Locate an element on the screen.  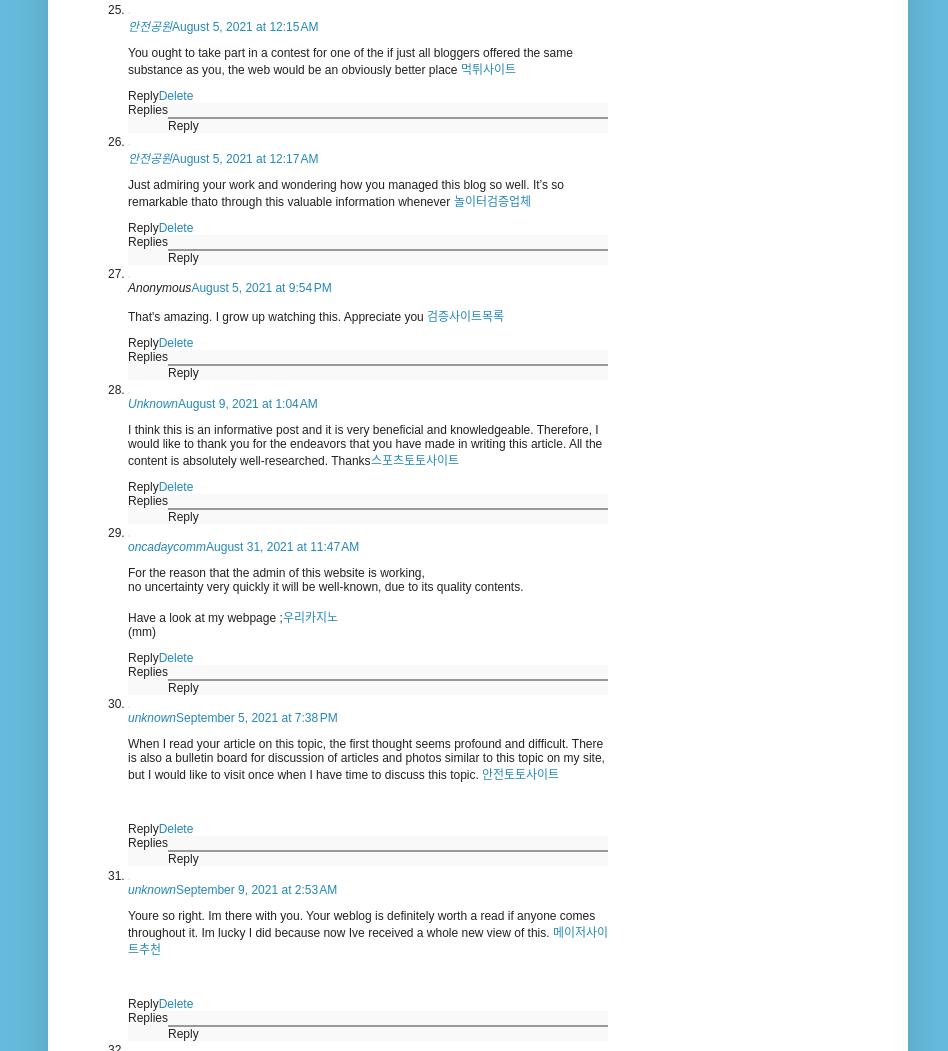
'Anonymous' is located at coordinates (158, 286).